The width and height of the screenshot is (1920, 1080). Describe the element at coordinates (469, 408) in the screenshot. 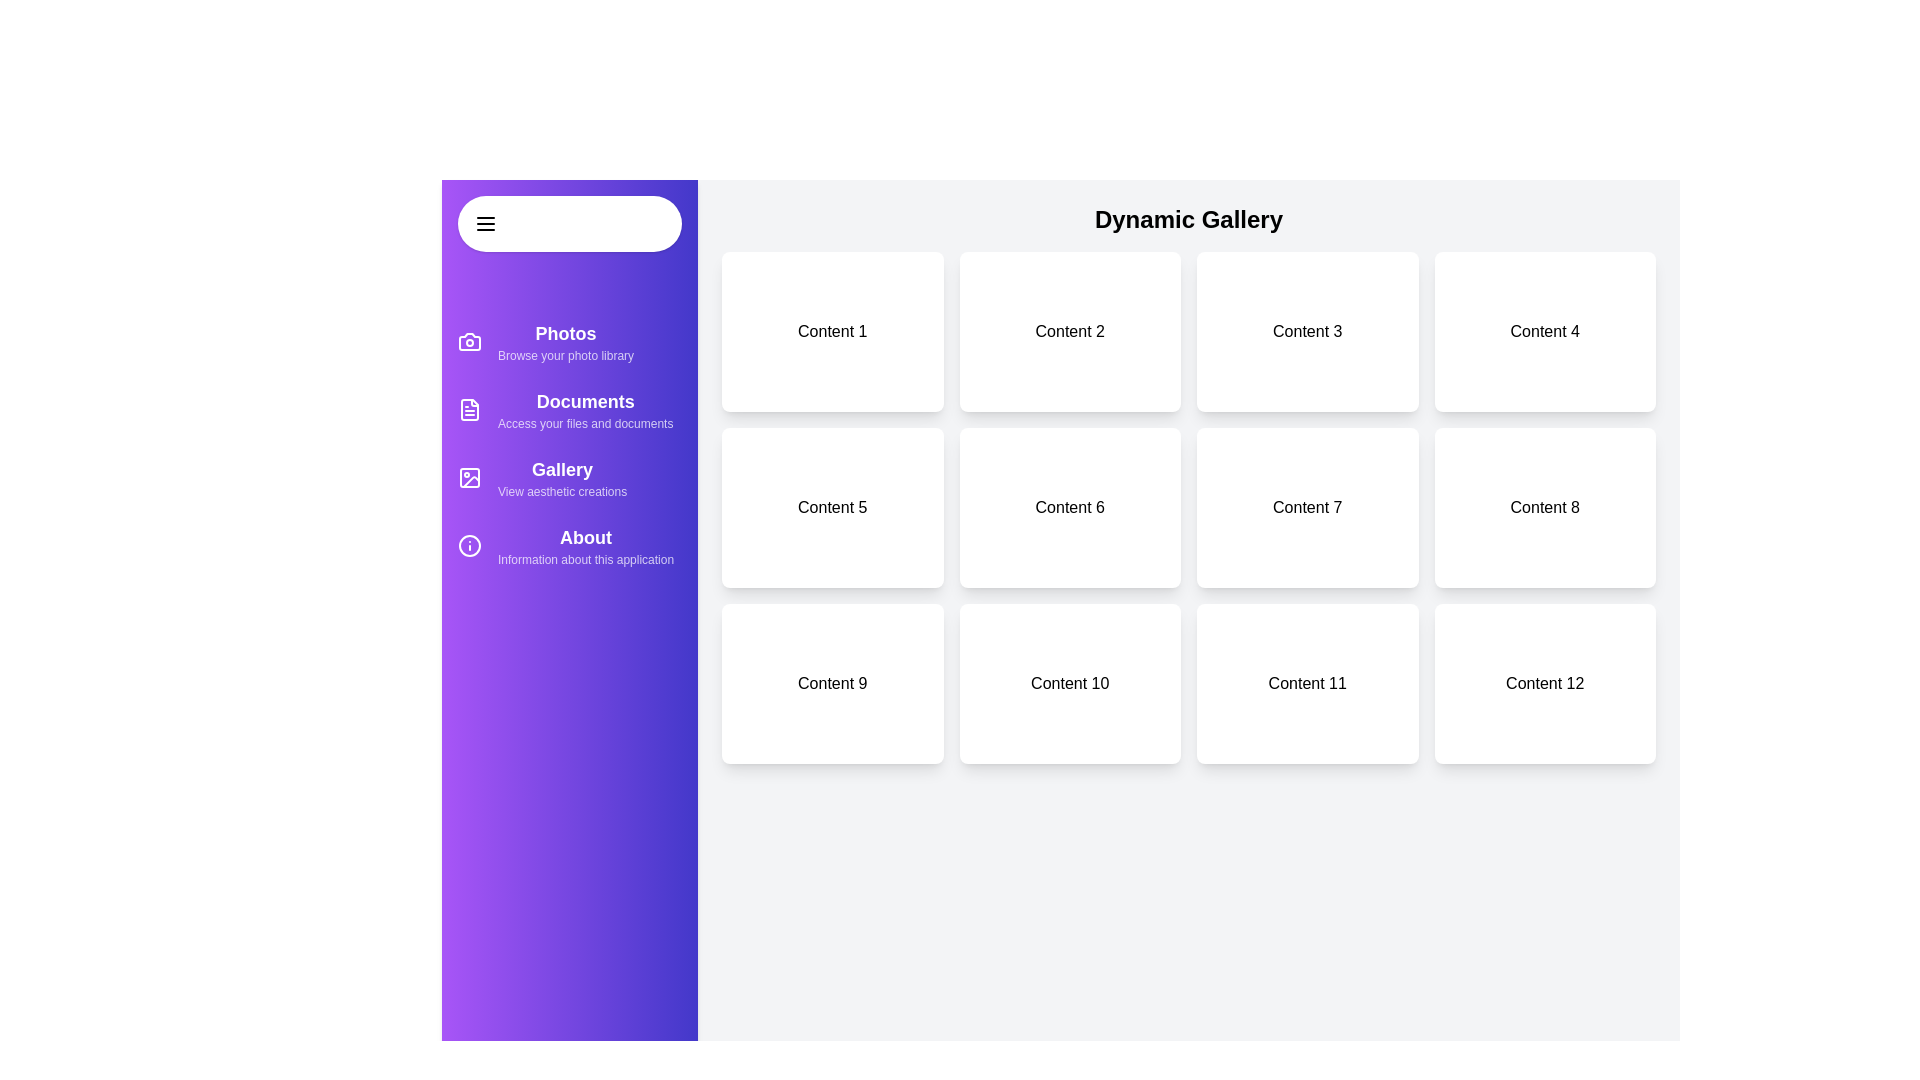

I see `the sidebar icon for Documents` at that location.